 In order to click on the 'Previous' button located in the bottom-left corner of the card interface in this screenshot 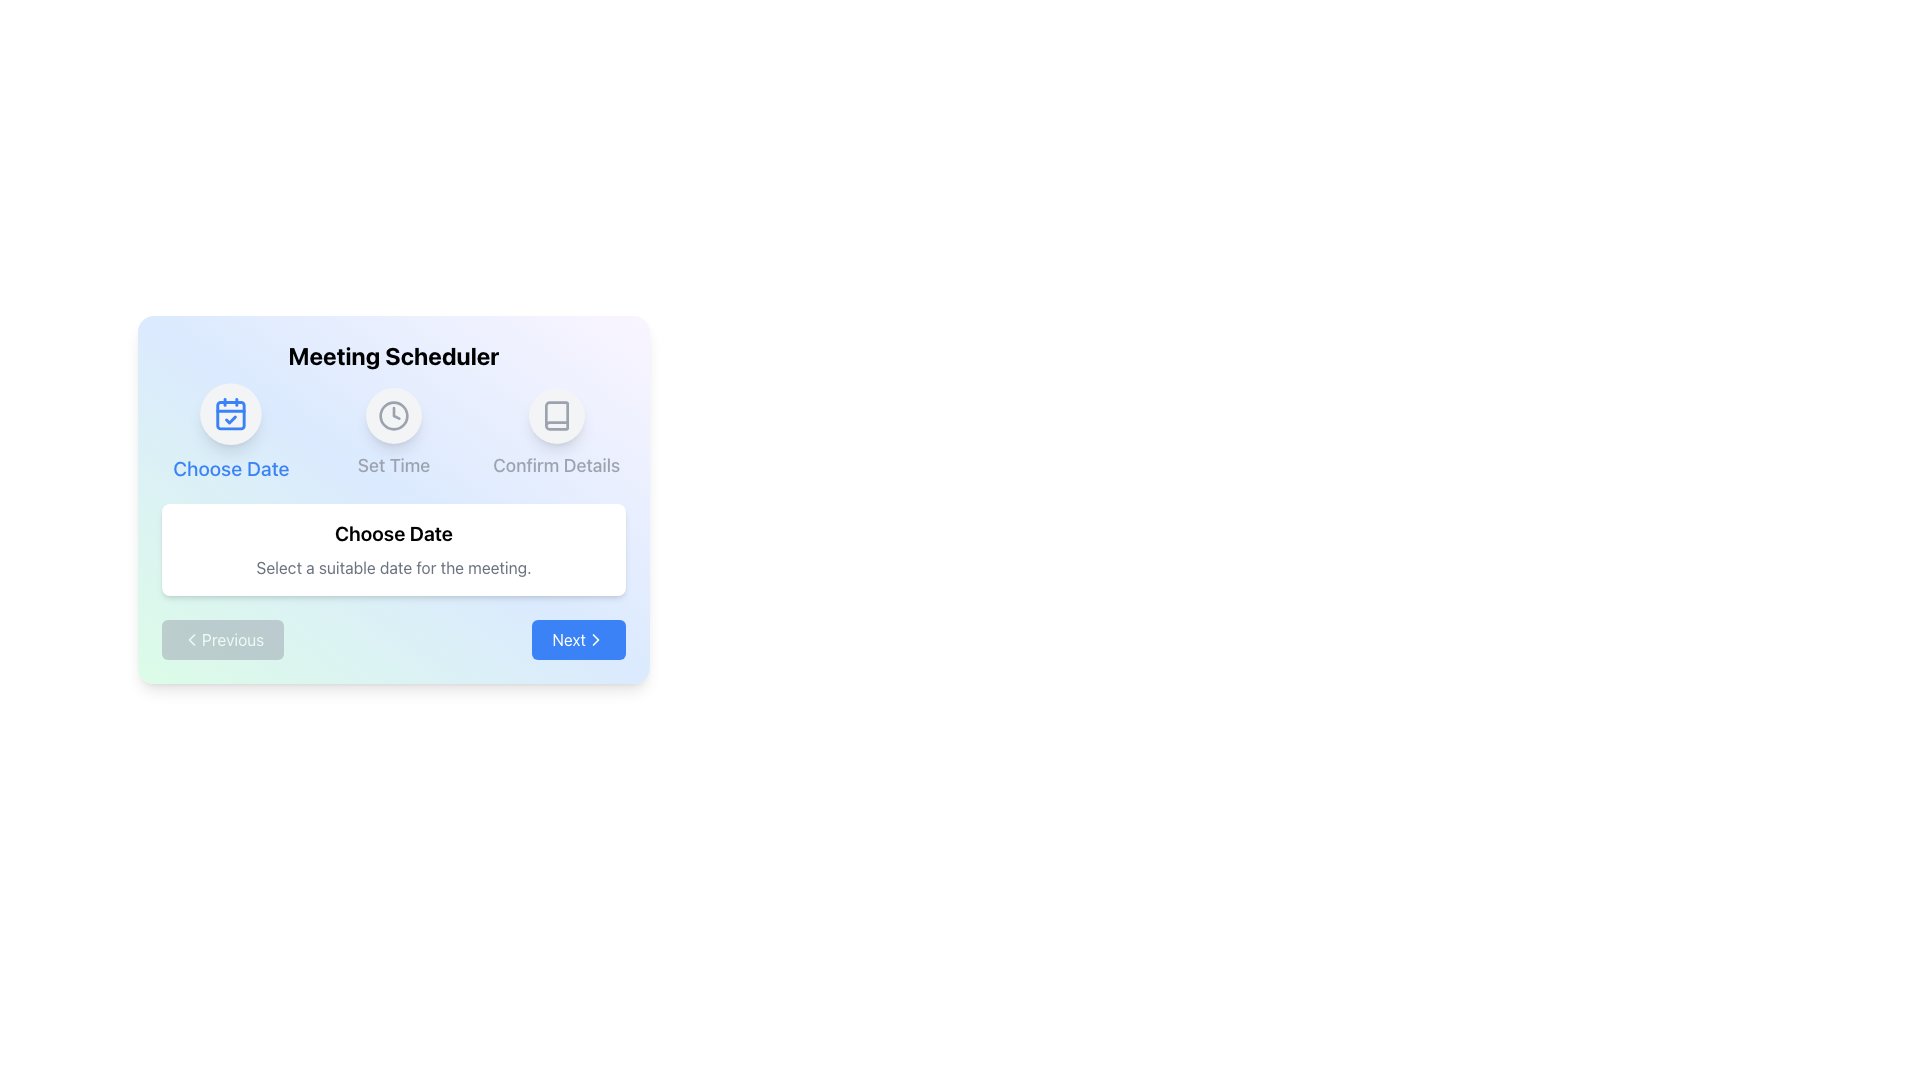, I will do `click(223, 640)`.